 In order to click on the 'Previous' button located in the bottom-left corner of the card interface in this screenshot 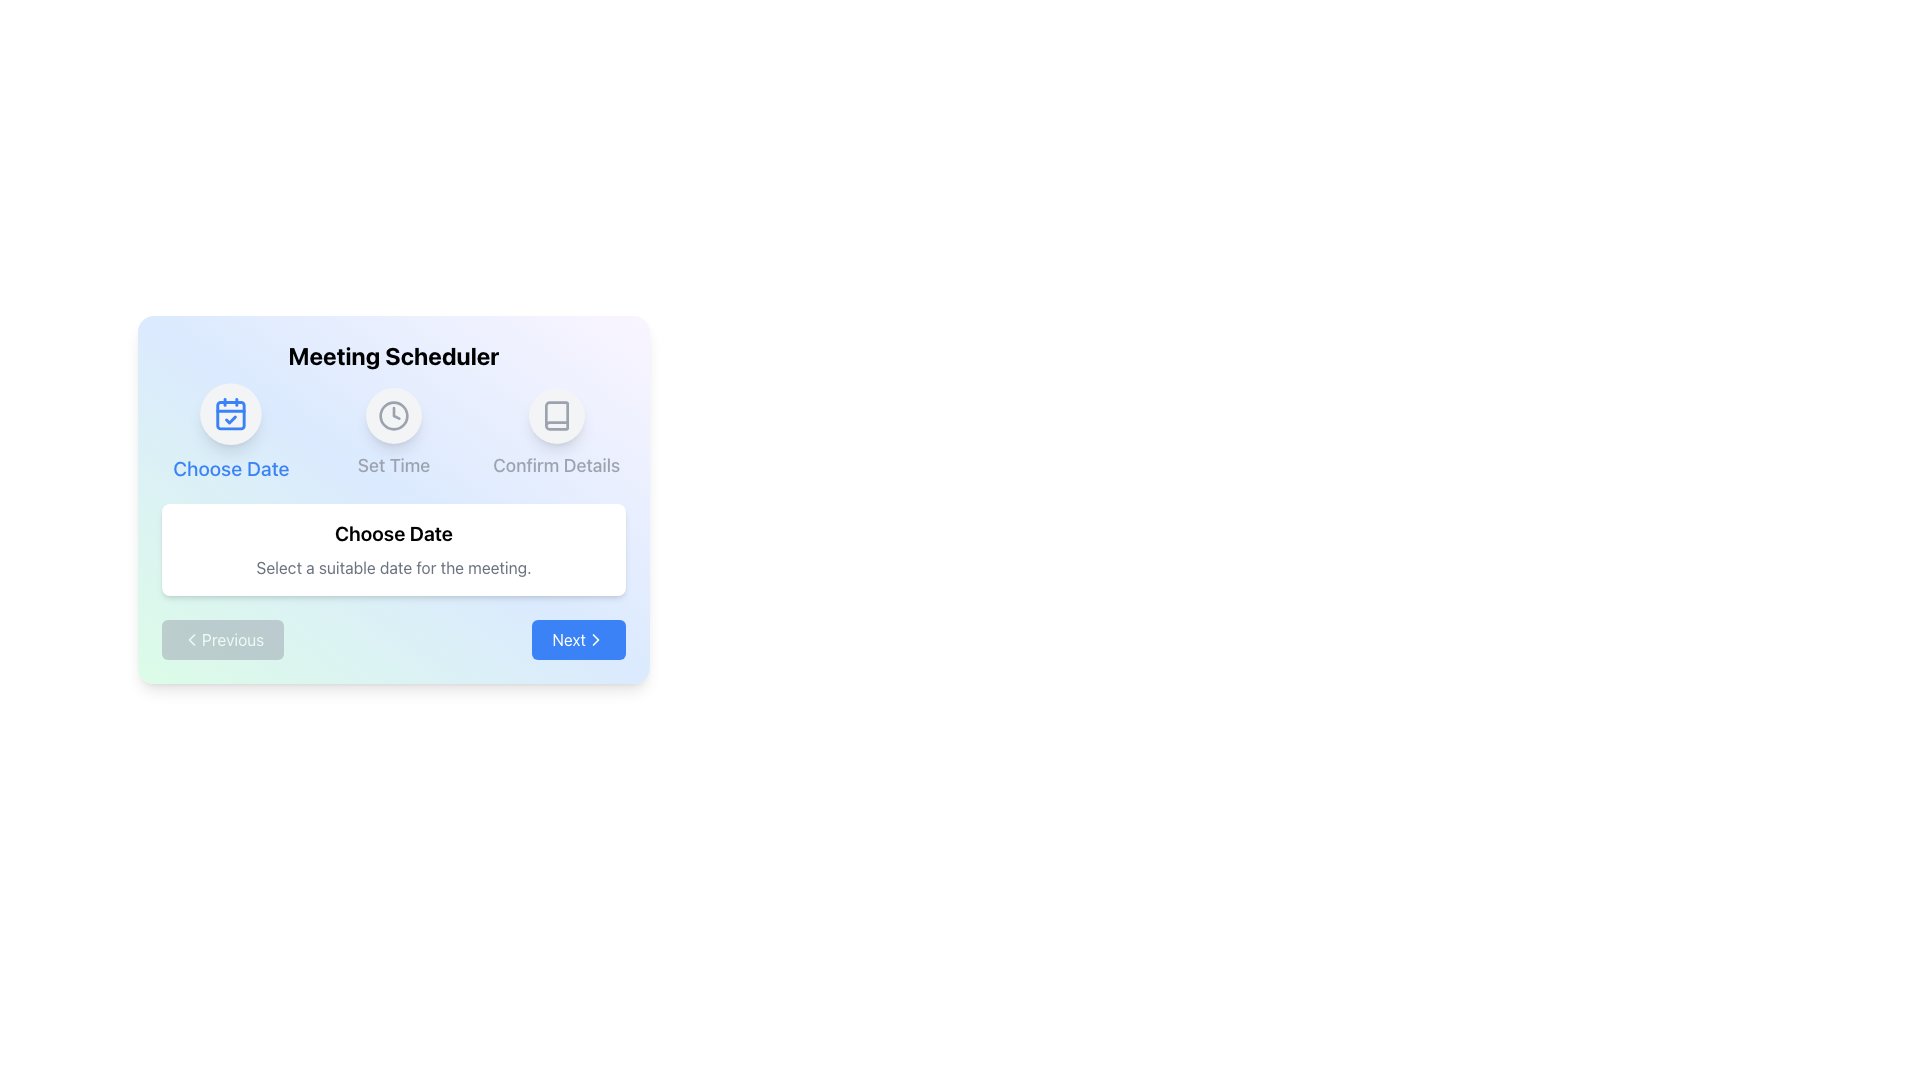, I will do `click(223, 640)`.